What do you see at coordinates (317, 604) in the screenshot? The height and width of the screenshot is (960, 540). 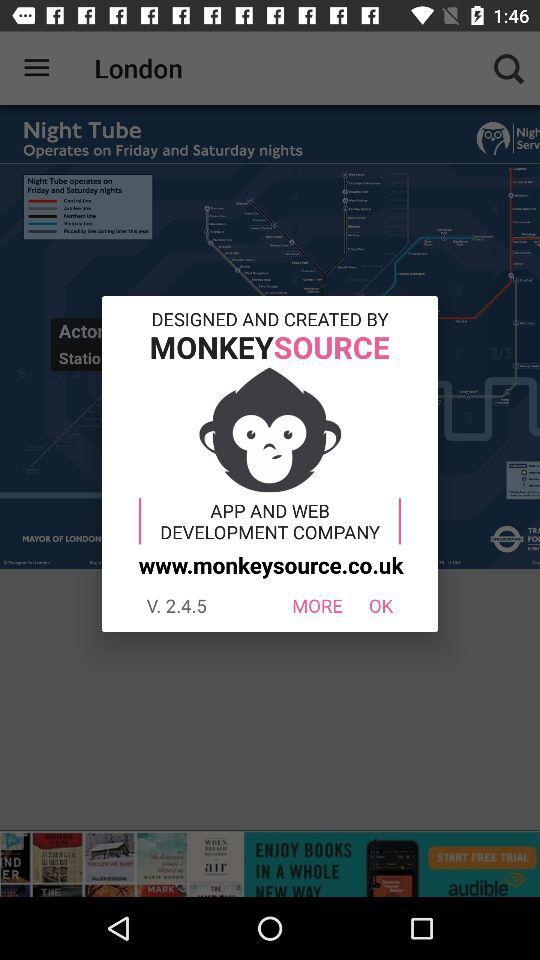 I see `item next to the v 2 4` at bounding box center [317, 604].